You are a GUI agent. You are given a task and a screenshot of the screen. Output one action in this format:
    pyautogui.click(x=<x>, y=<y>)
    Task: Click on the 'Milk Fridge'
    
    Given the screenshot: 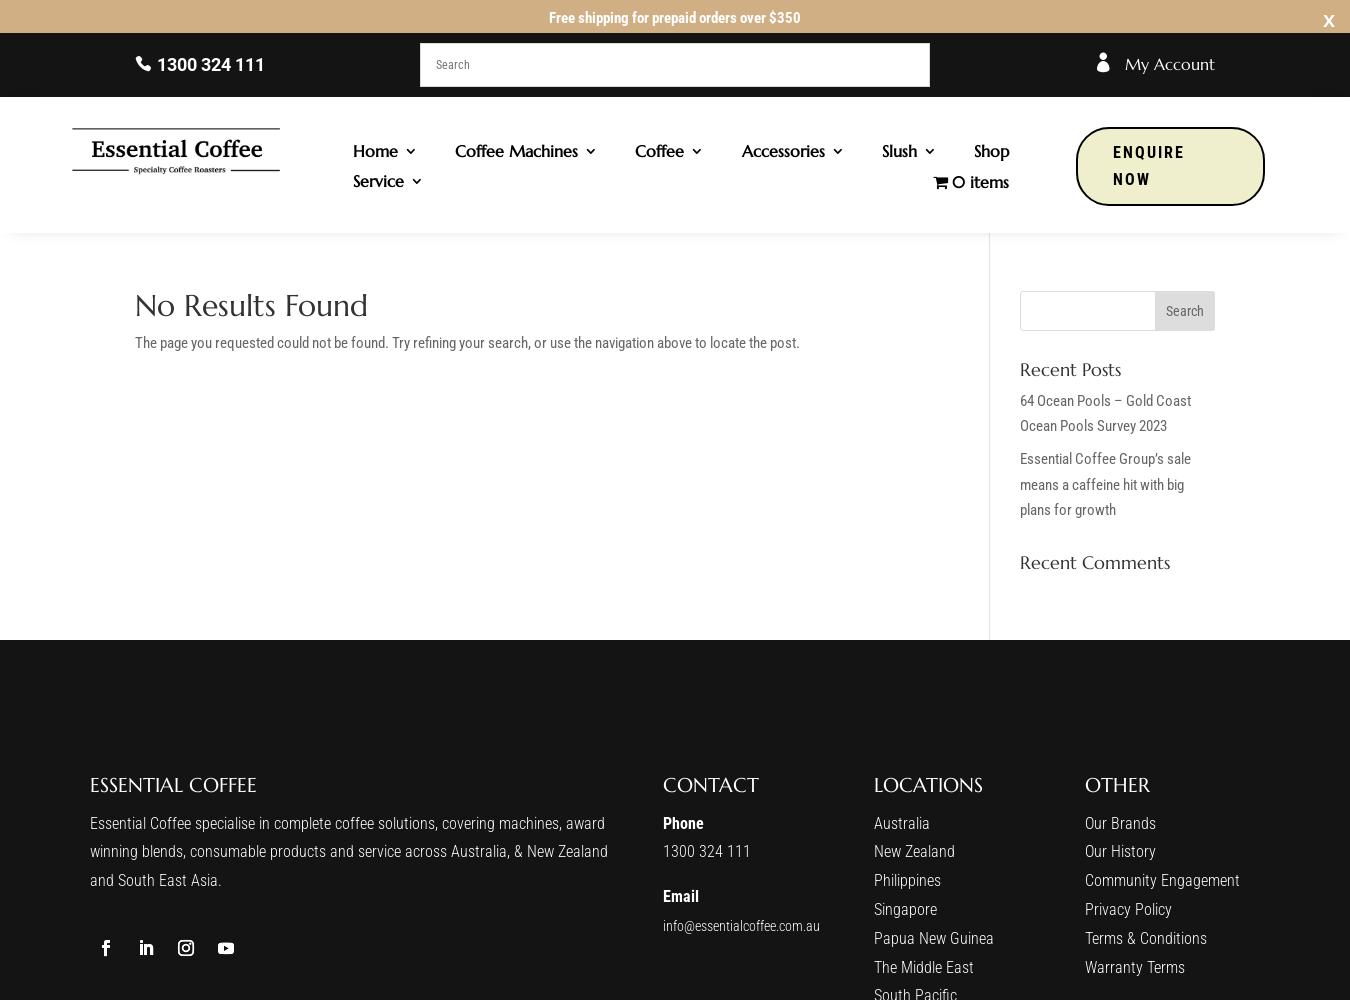 What is the action you would take?
    pyautogui.click(x=810, y=326)
    